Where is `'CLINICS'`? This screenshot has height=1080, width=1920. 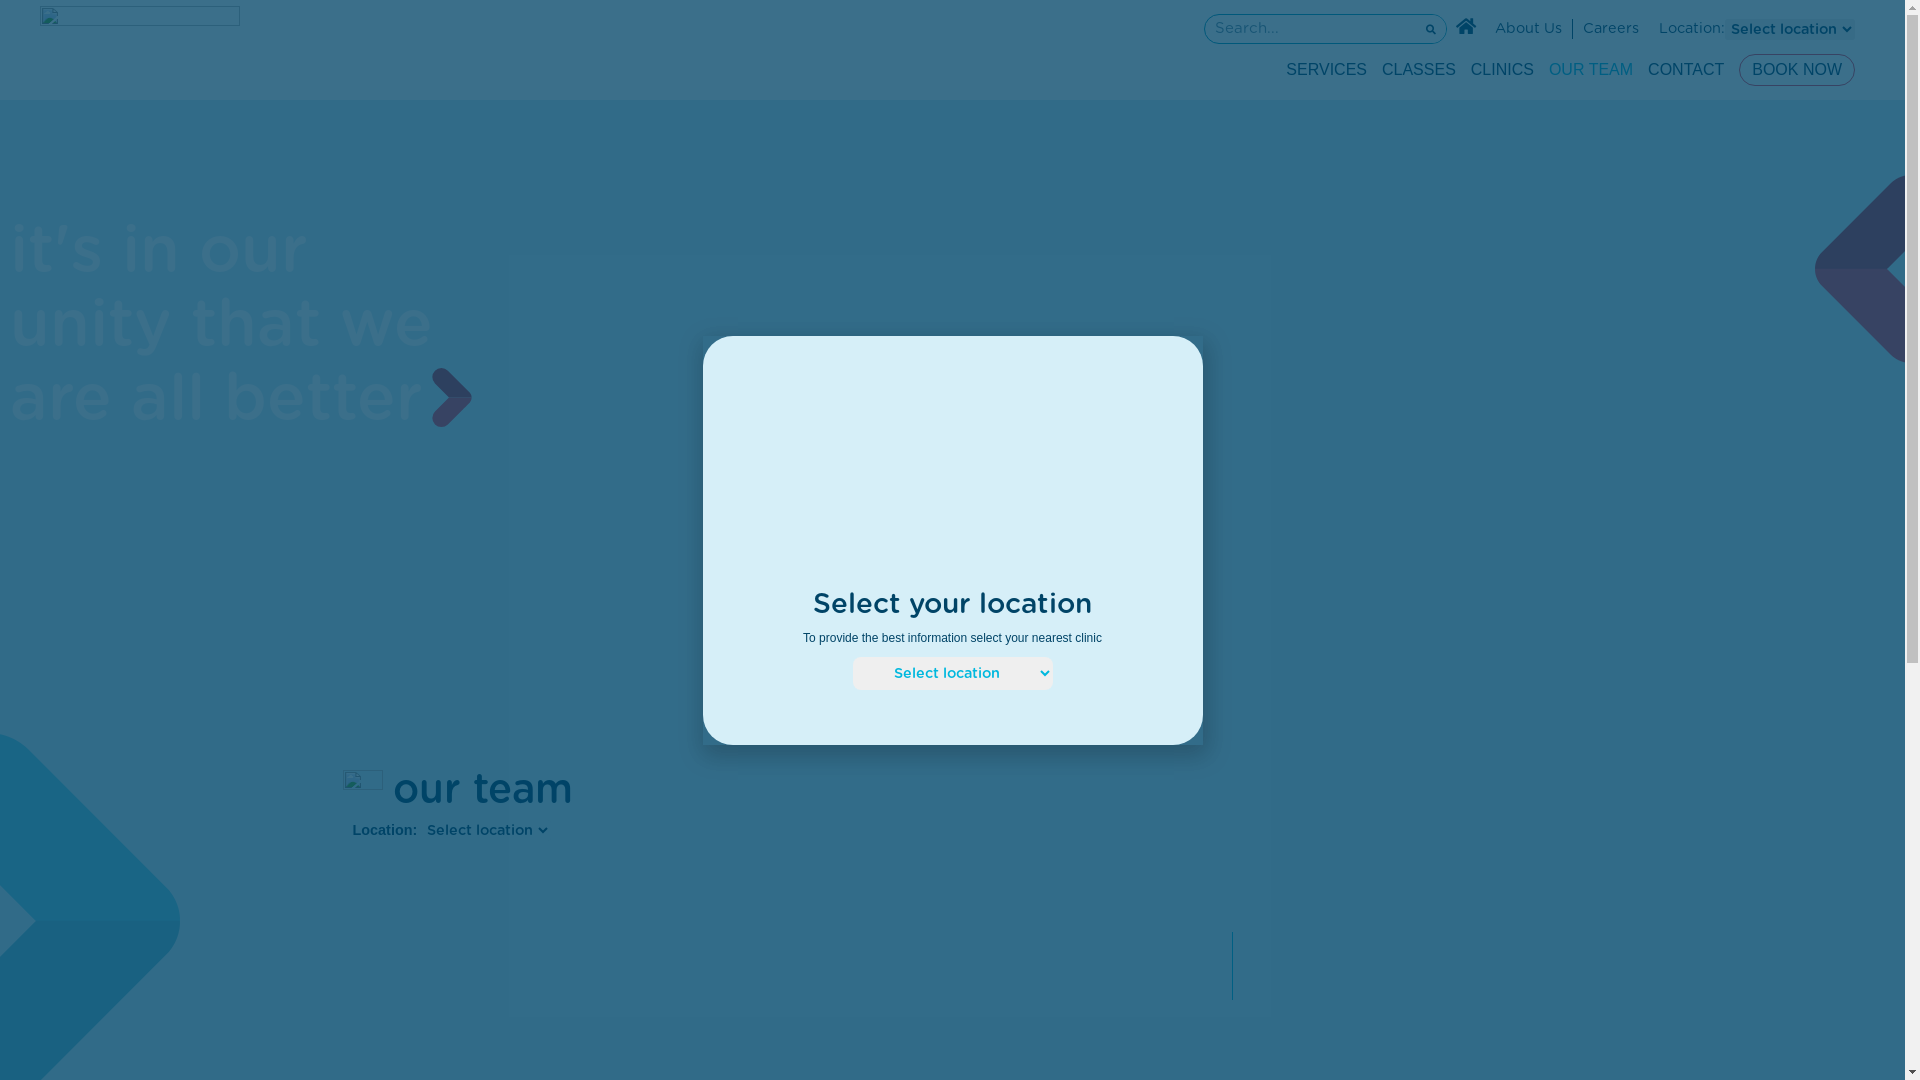
'CLINICS' is located at coordinates (1502, 68).